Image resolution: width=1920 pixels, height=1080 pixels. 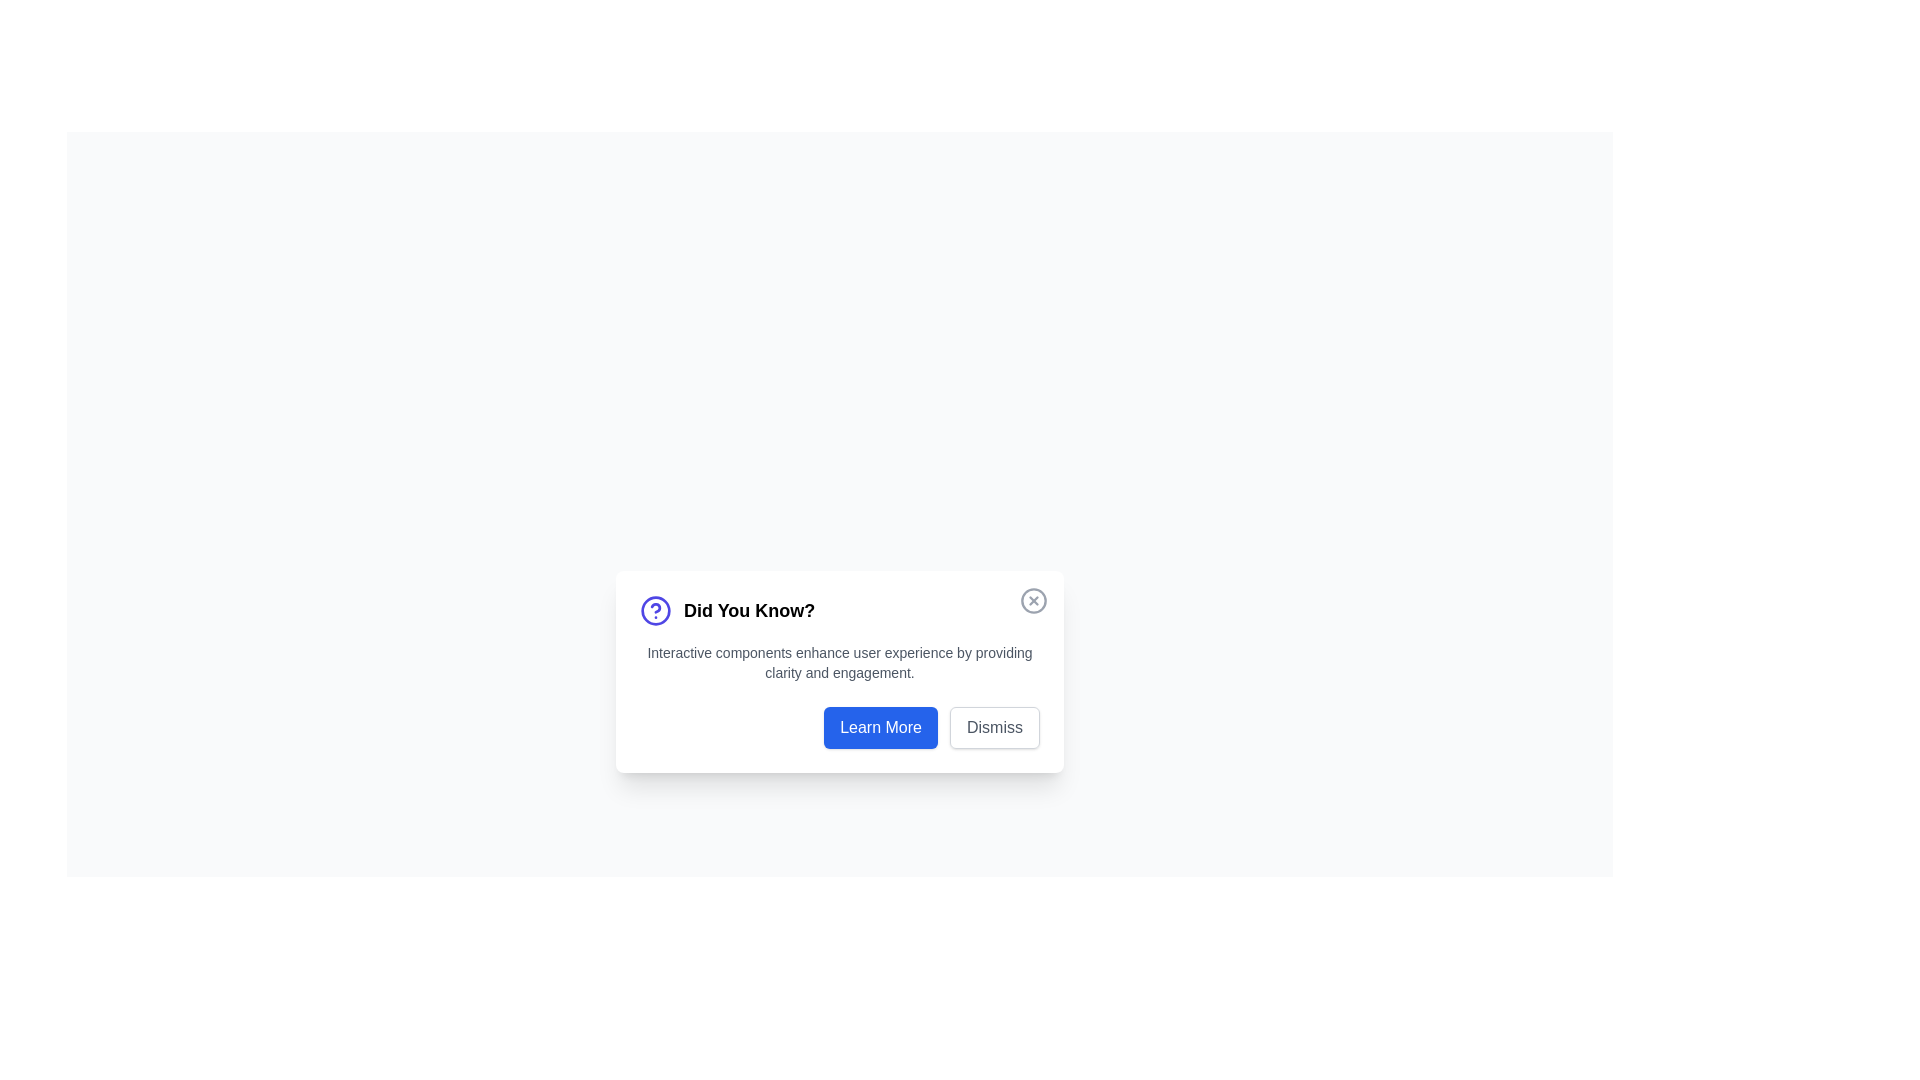 What do you see at coordinates (1033, 600) in the screenshot?
I see `the circular button with a cross icon inside, located in the top-right corner of the dialog box` at bounding box center [1033, 600].